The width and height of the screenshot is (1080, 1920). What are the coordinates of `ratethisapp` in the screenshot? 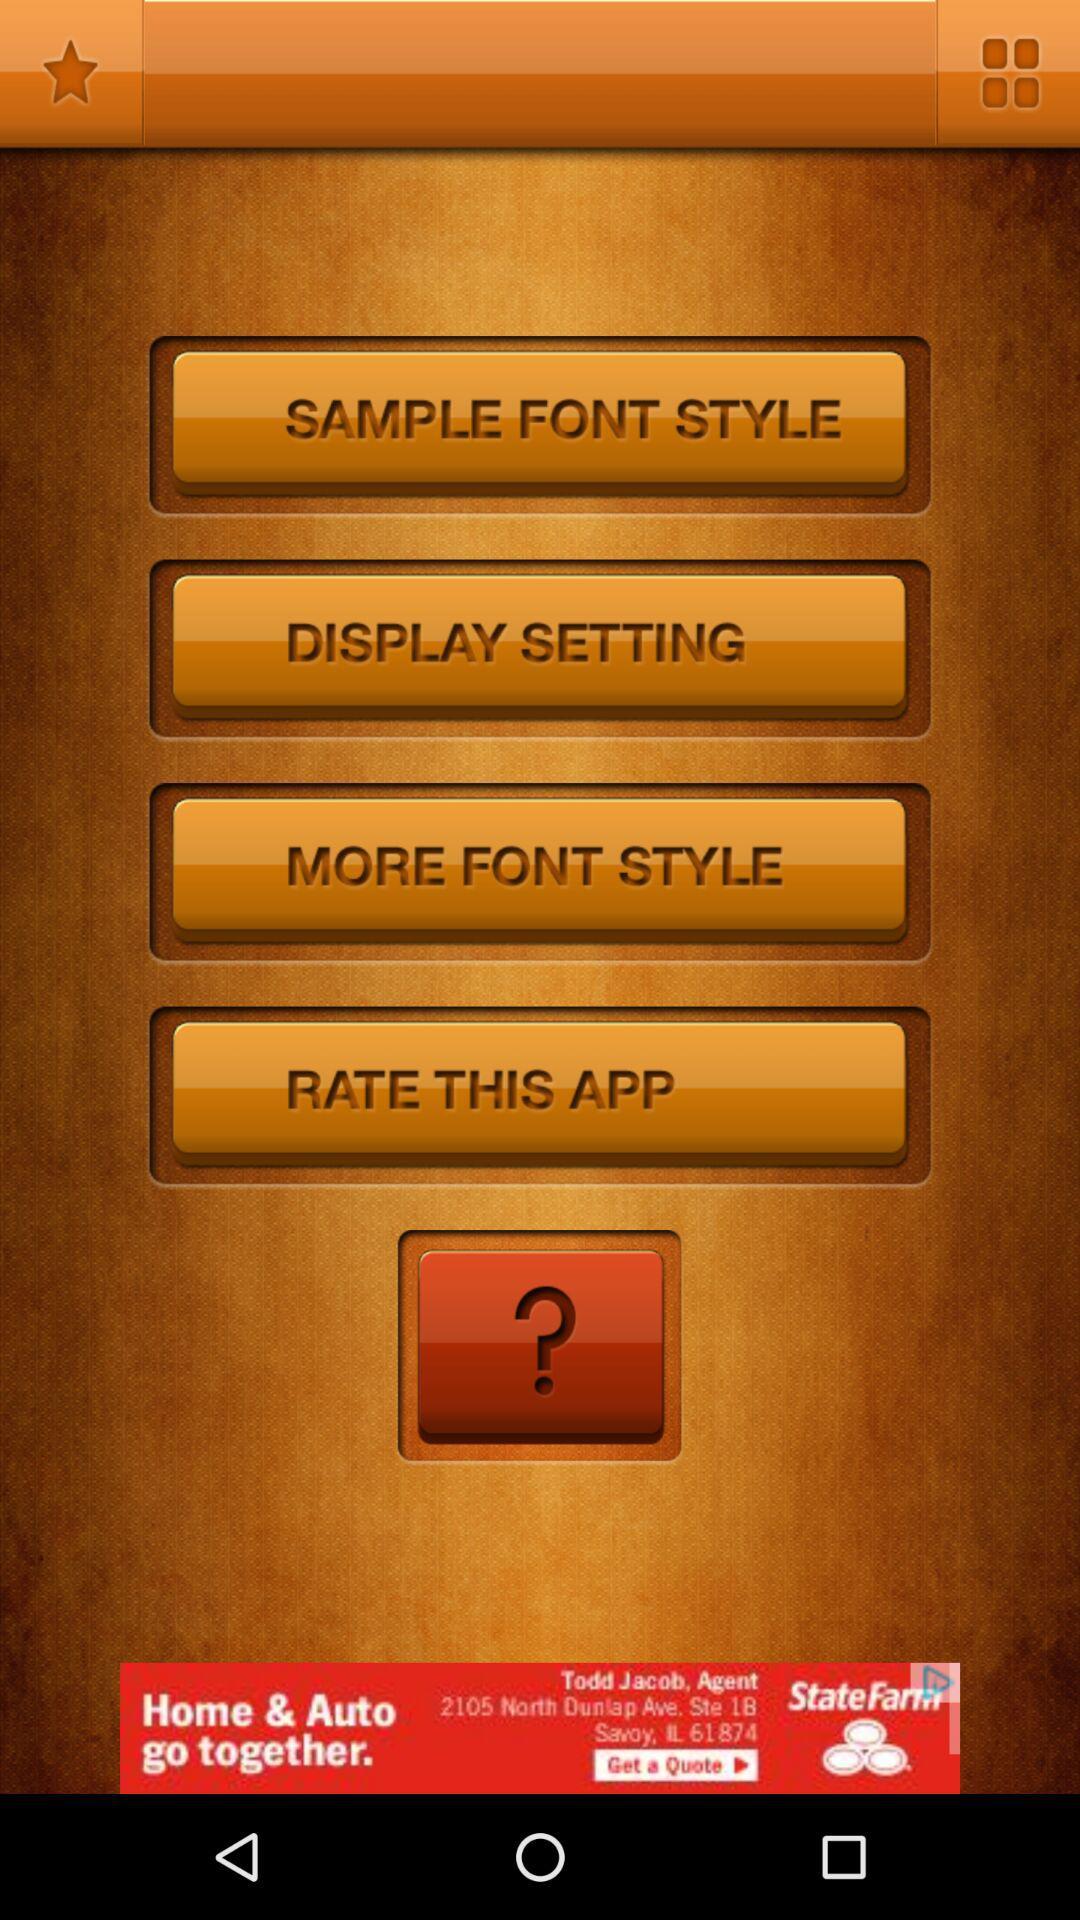 It's located at (540, 1097).